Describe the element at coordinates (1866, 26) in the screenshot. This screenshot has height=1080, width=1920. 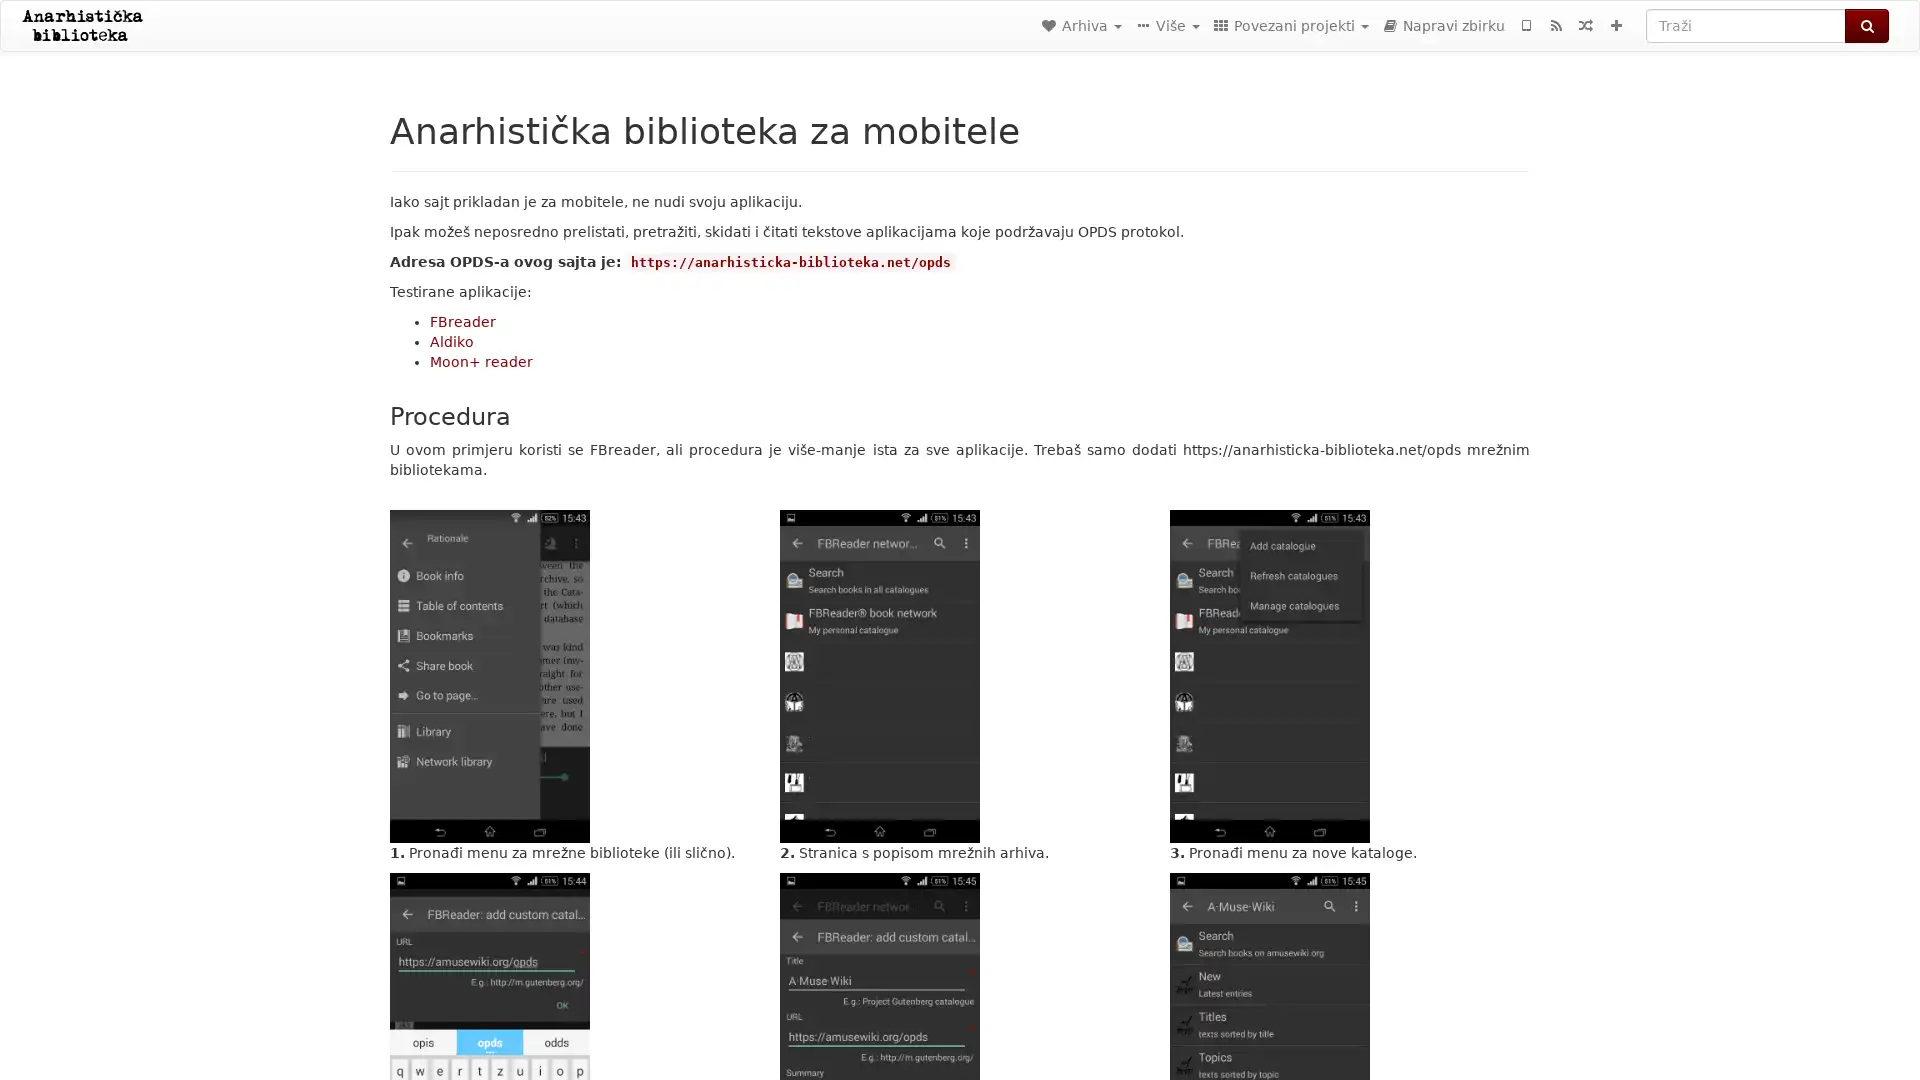
I see `Trazi` at that location.